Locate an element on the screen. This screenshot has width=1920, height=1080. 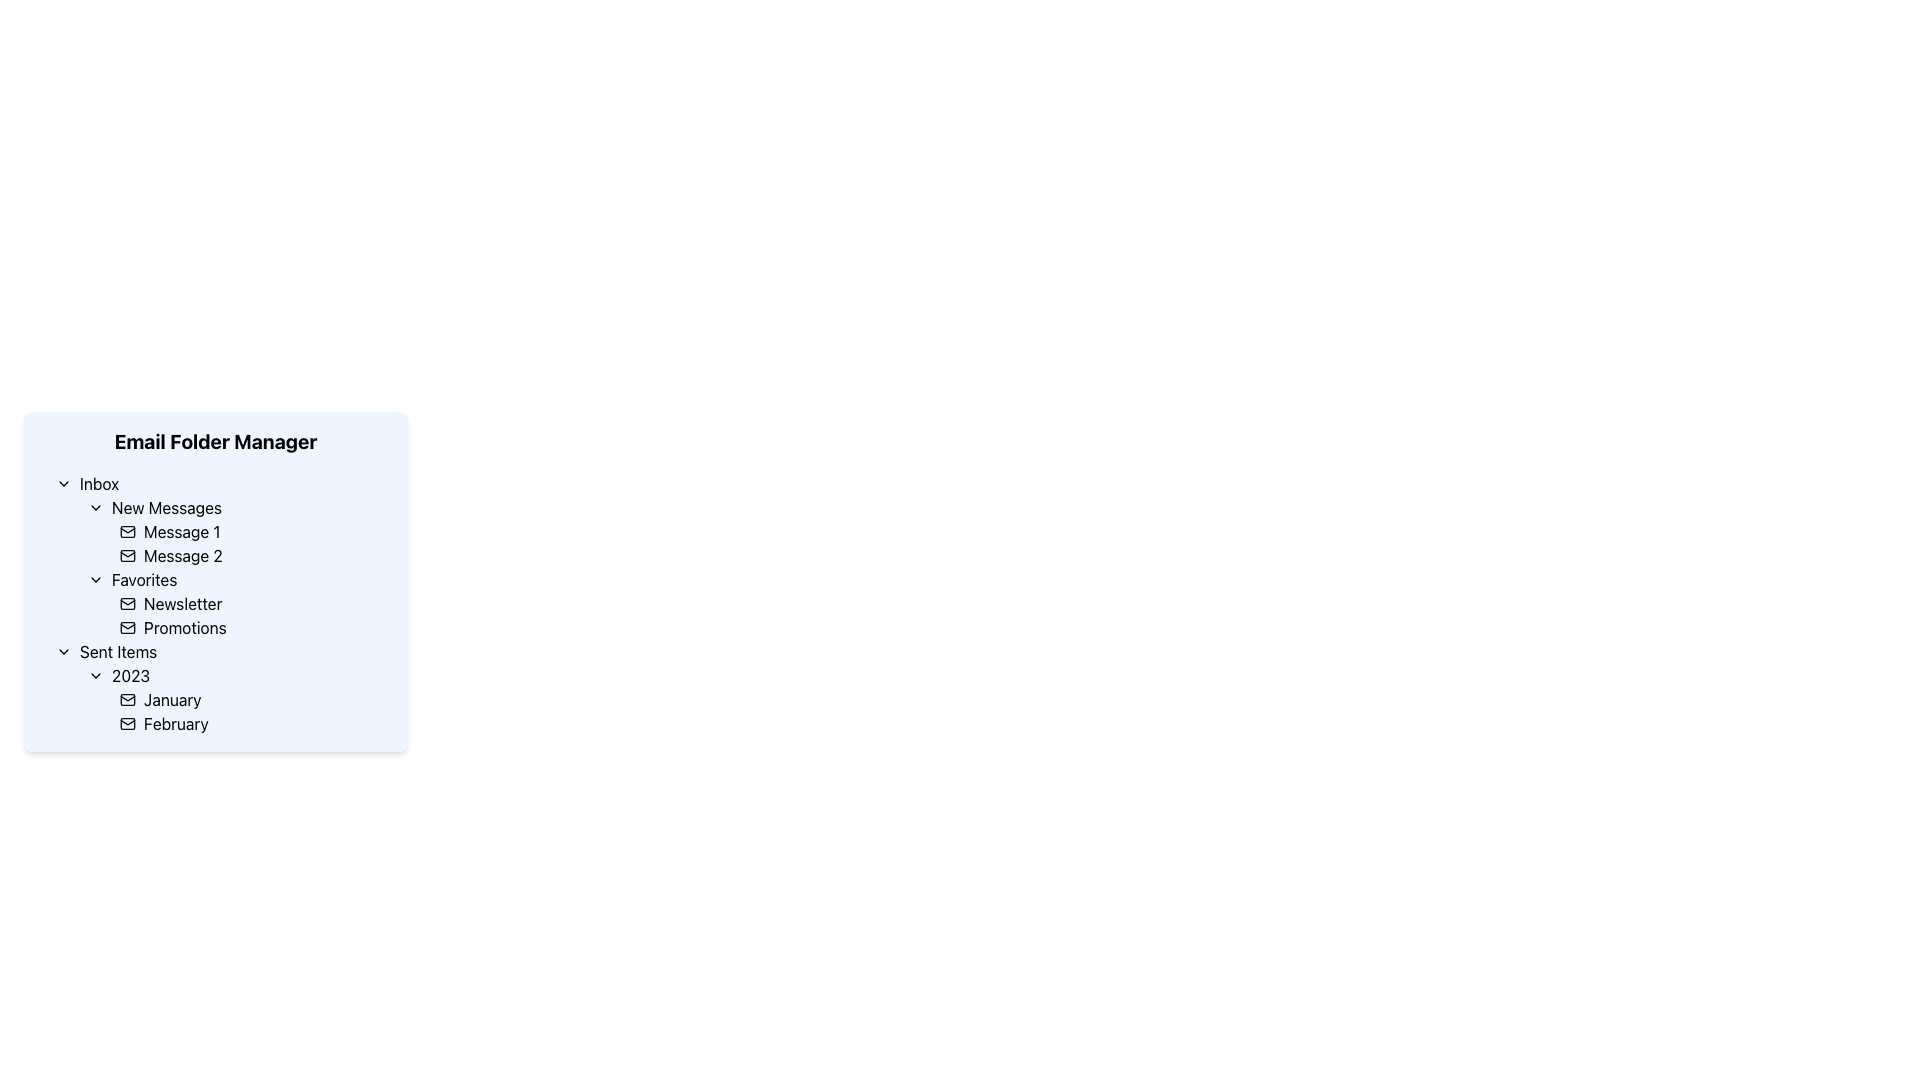
the black downward-facing chevron arrow icon located above the '2023' text label in the 'Sent Items' category of the 'Email Folder Manager' is located at coordinates (95, 675).